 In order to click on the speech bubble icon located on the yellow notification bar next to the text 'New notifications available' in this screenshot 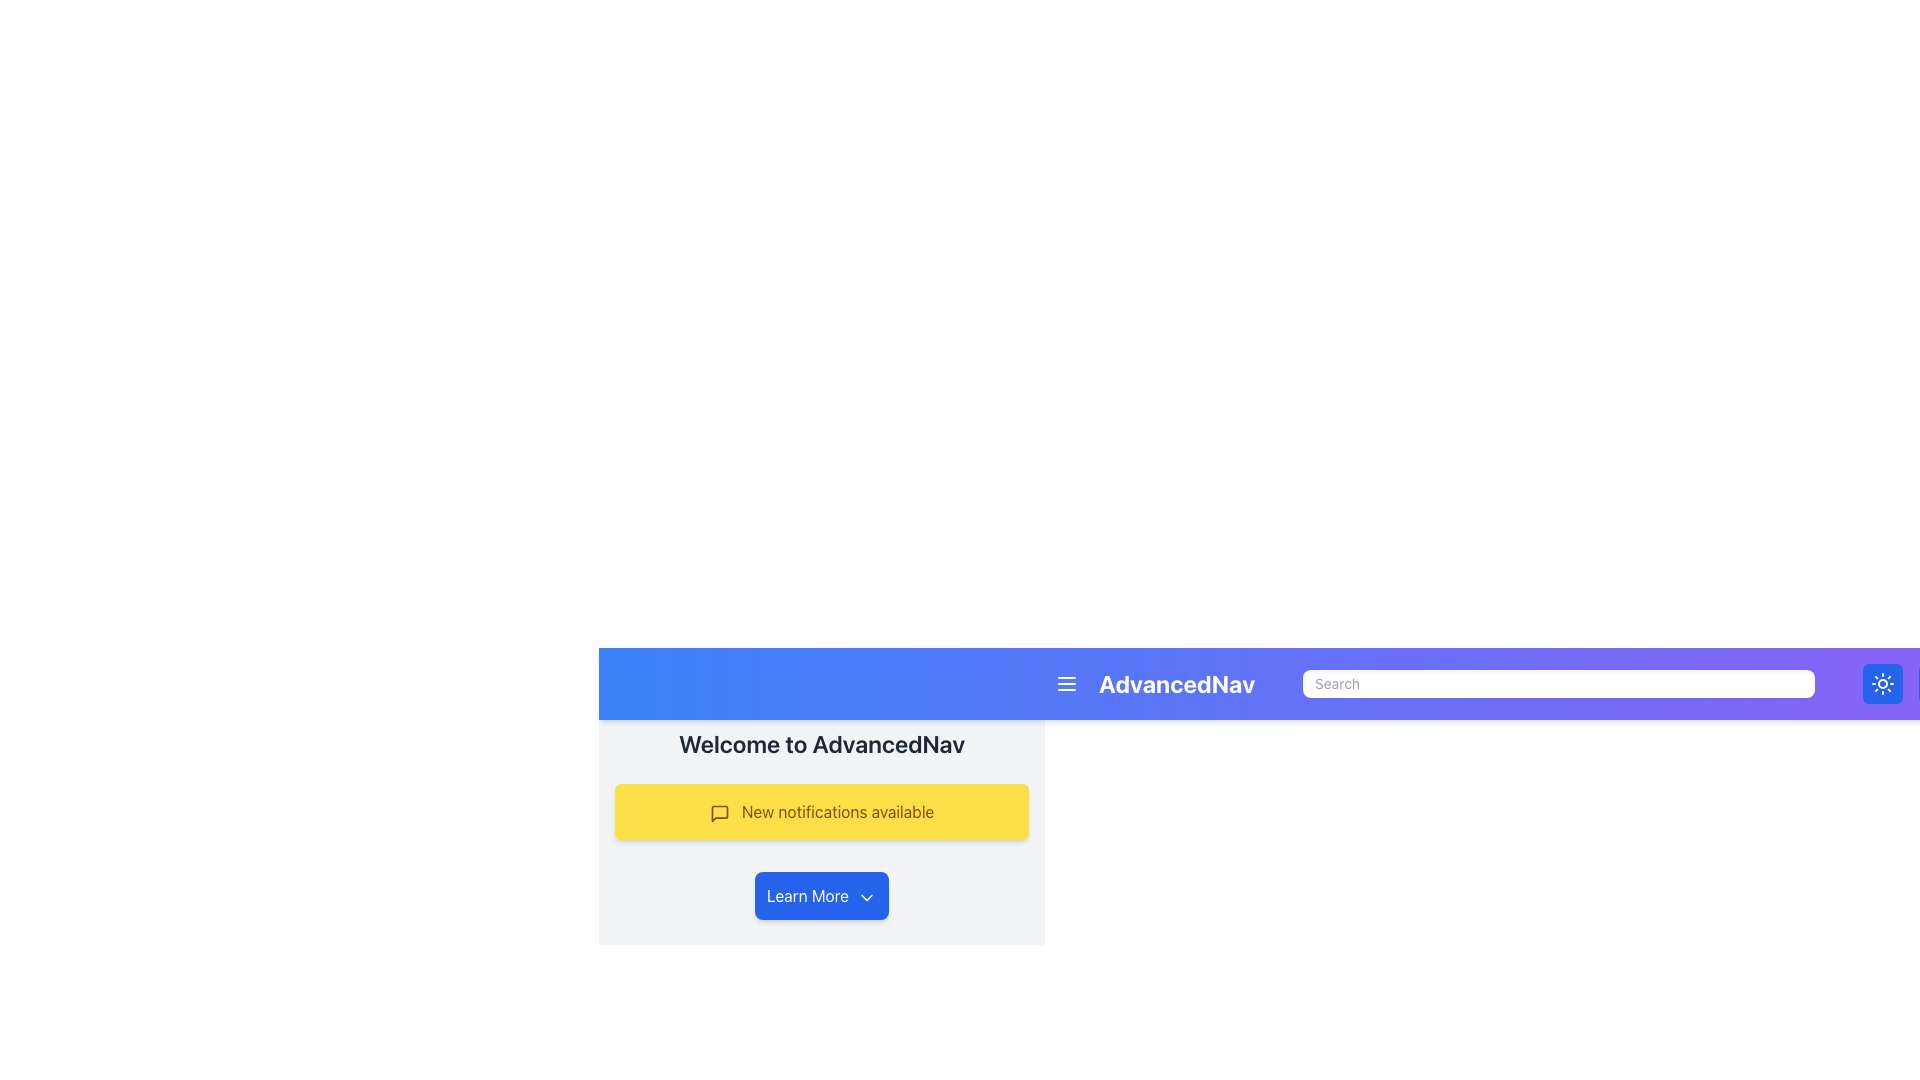, I will do `click(719, 813)`.